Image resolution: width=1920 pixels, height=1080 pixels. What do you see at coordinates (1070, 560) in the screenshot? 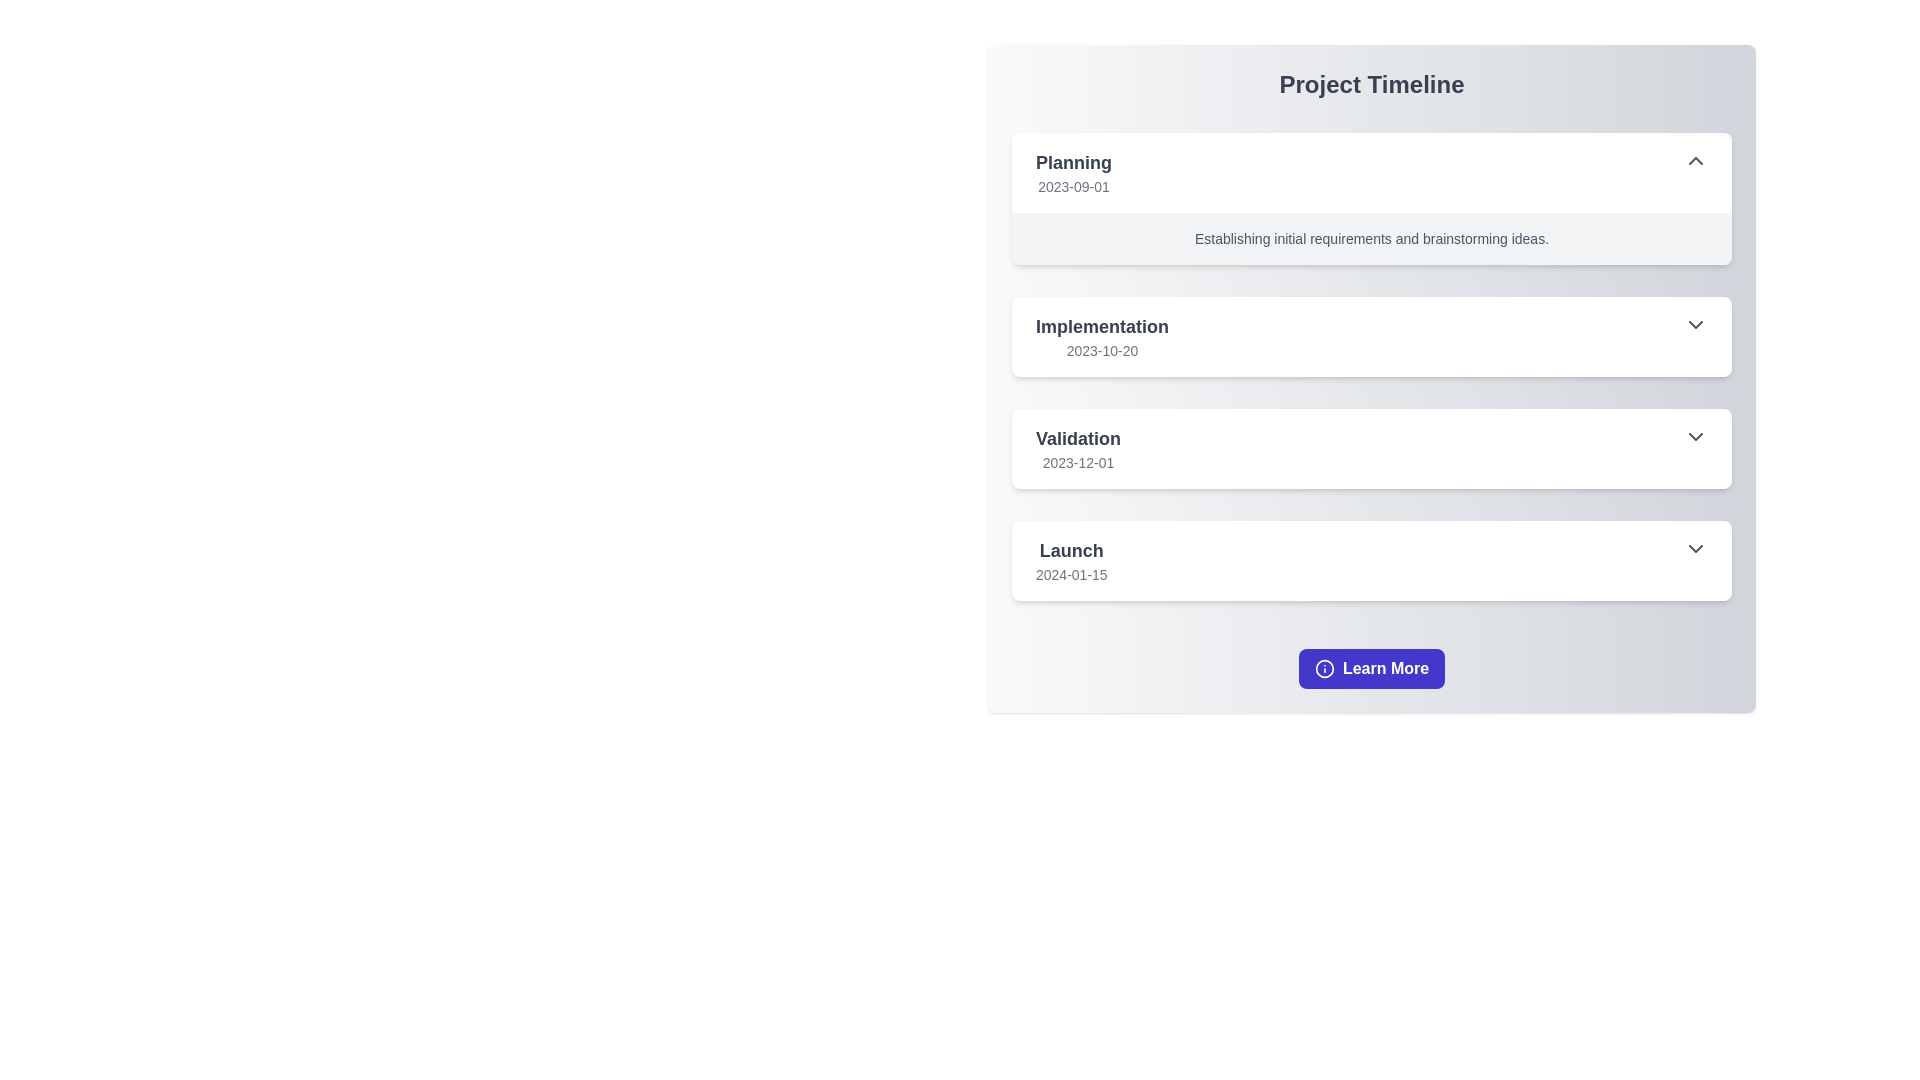
I see `the timeline item displaying the title 'Launch' and the date '2024-01-15', located beneath the 'Validation' section` at bounding box center [1070, 560].